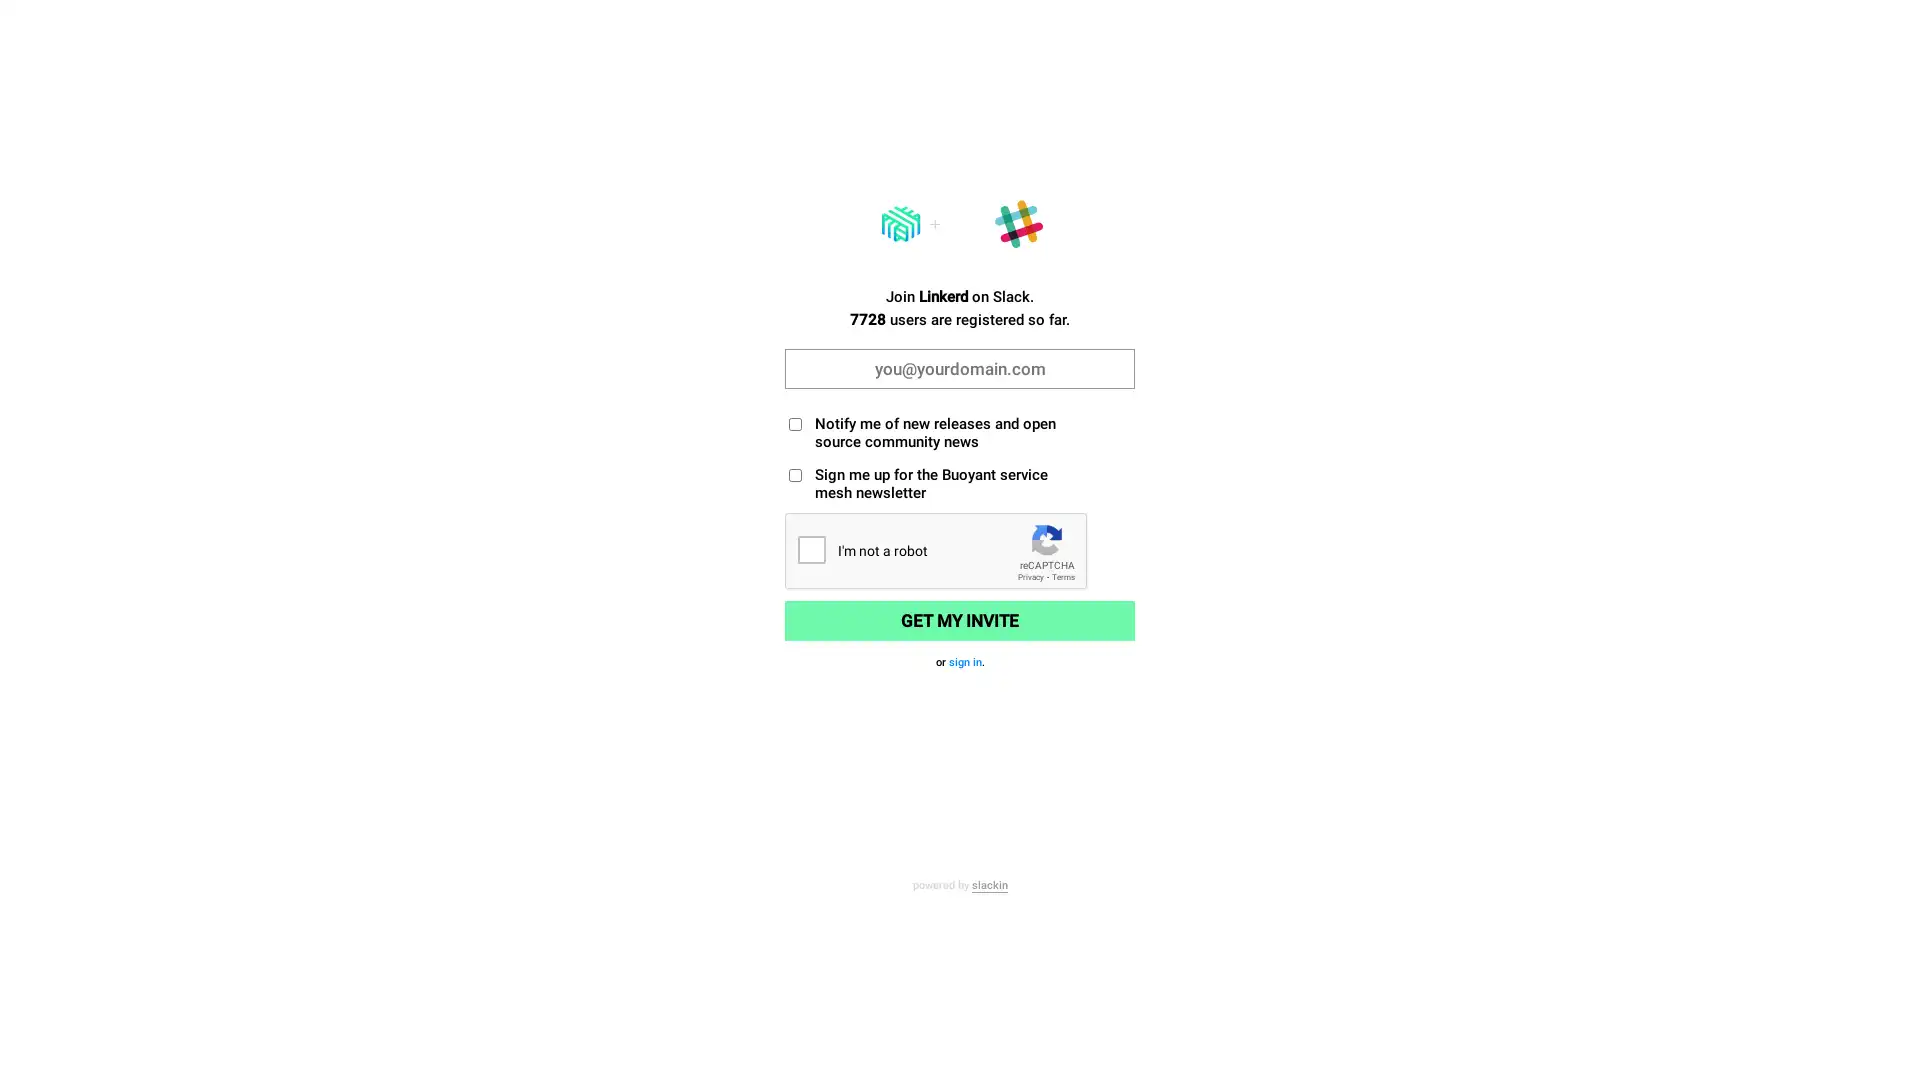 Image resolution: width=1920 pixels, height=1080 pixels. What do you see at coordinates (960, 620) in the screenshot?
I see `GET MY INVITE` at bounding box center [960, 620].